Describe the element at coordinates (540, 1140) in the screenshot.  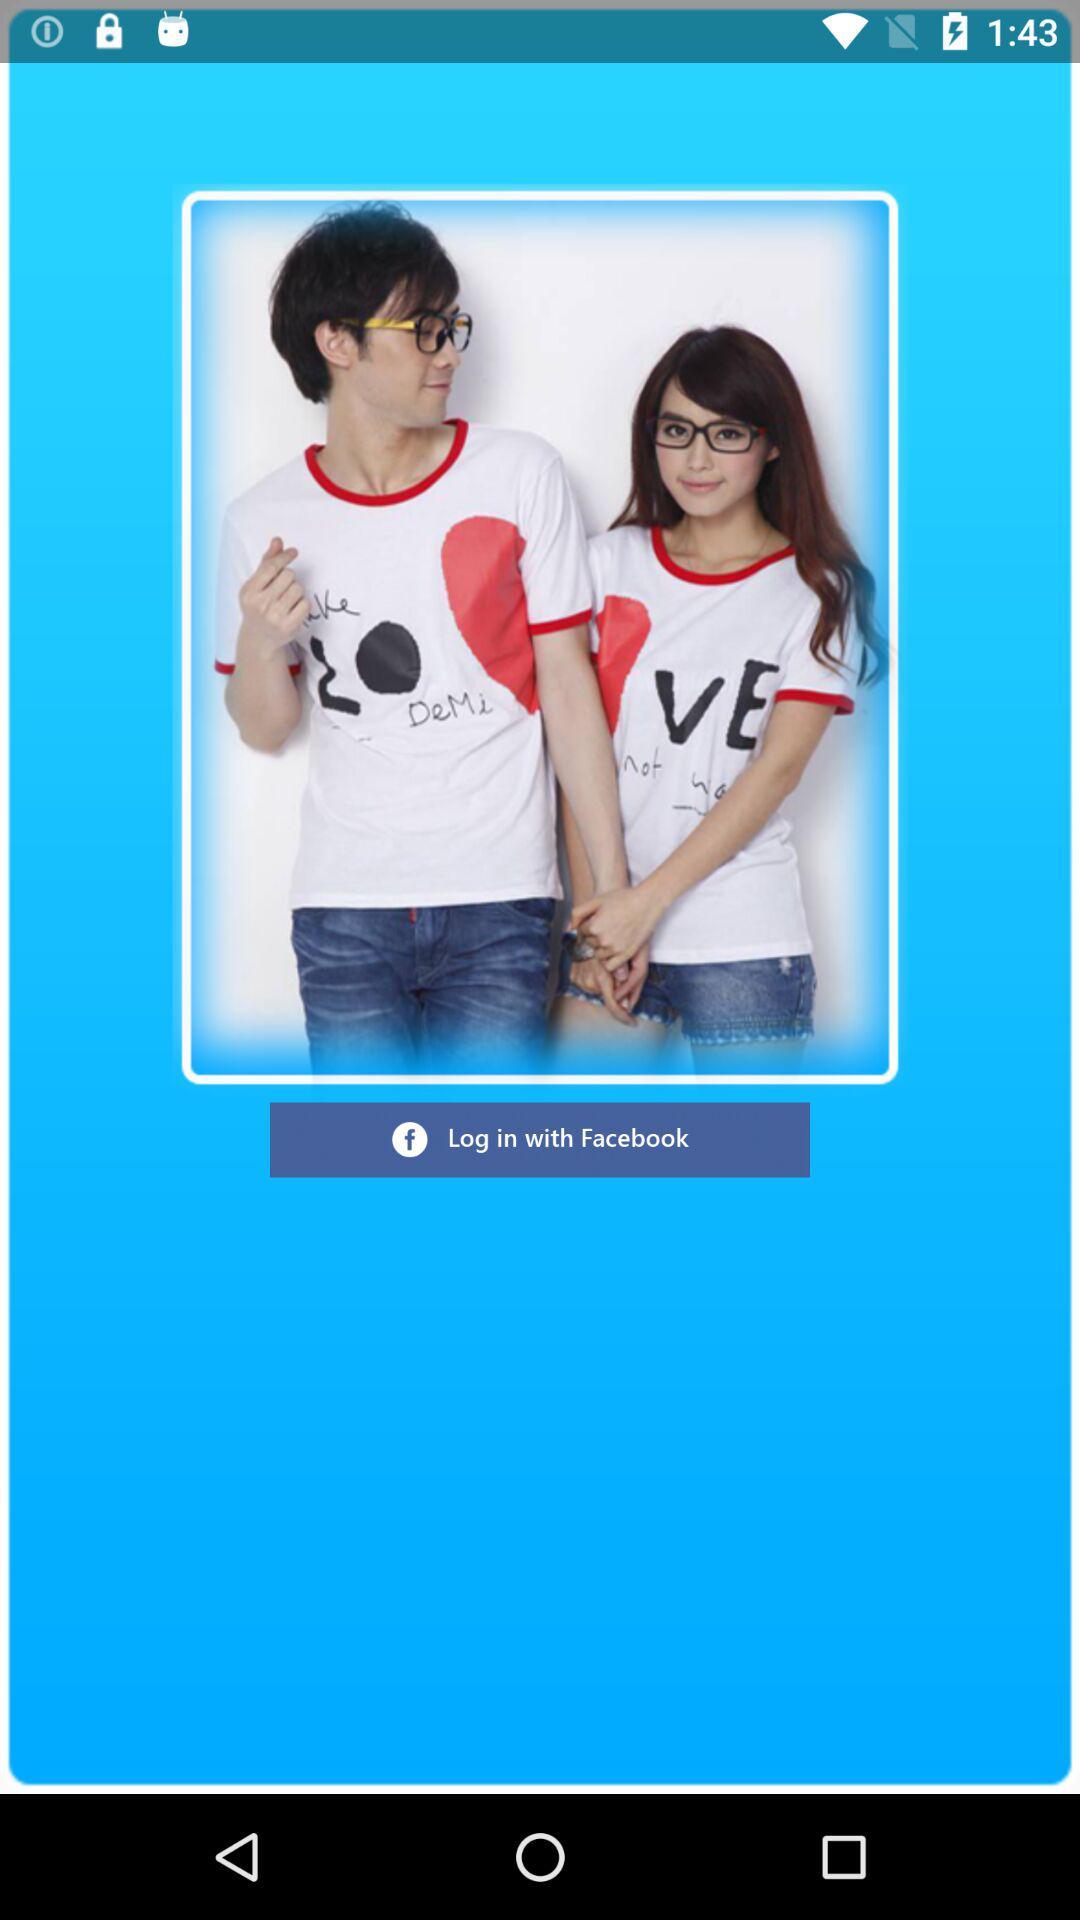
I see `log in with facebook` at that location.